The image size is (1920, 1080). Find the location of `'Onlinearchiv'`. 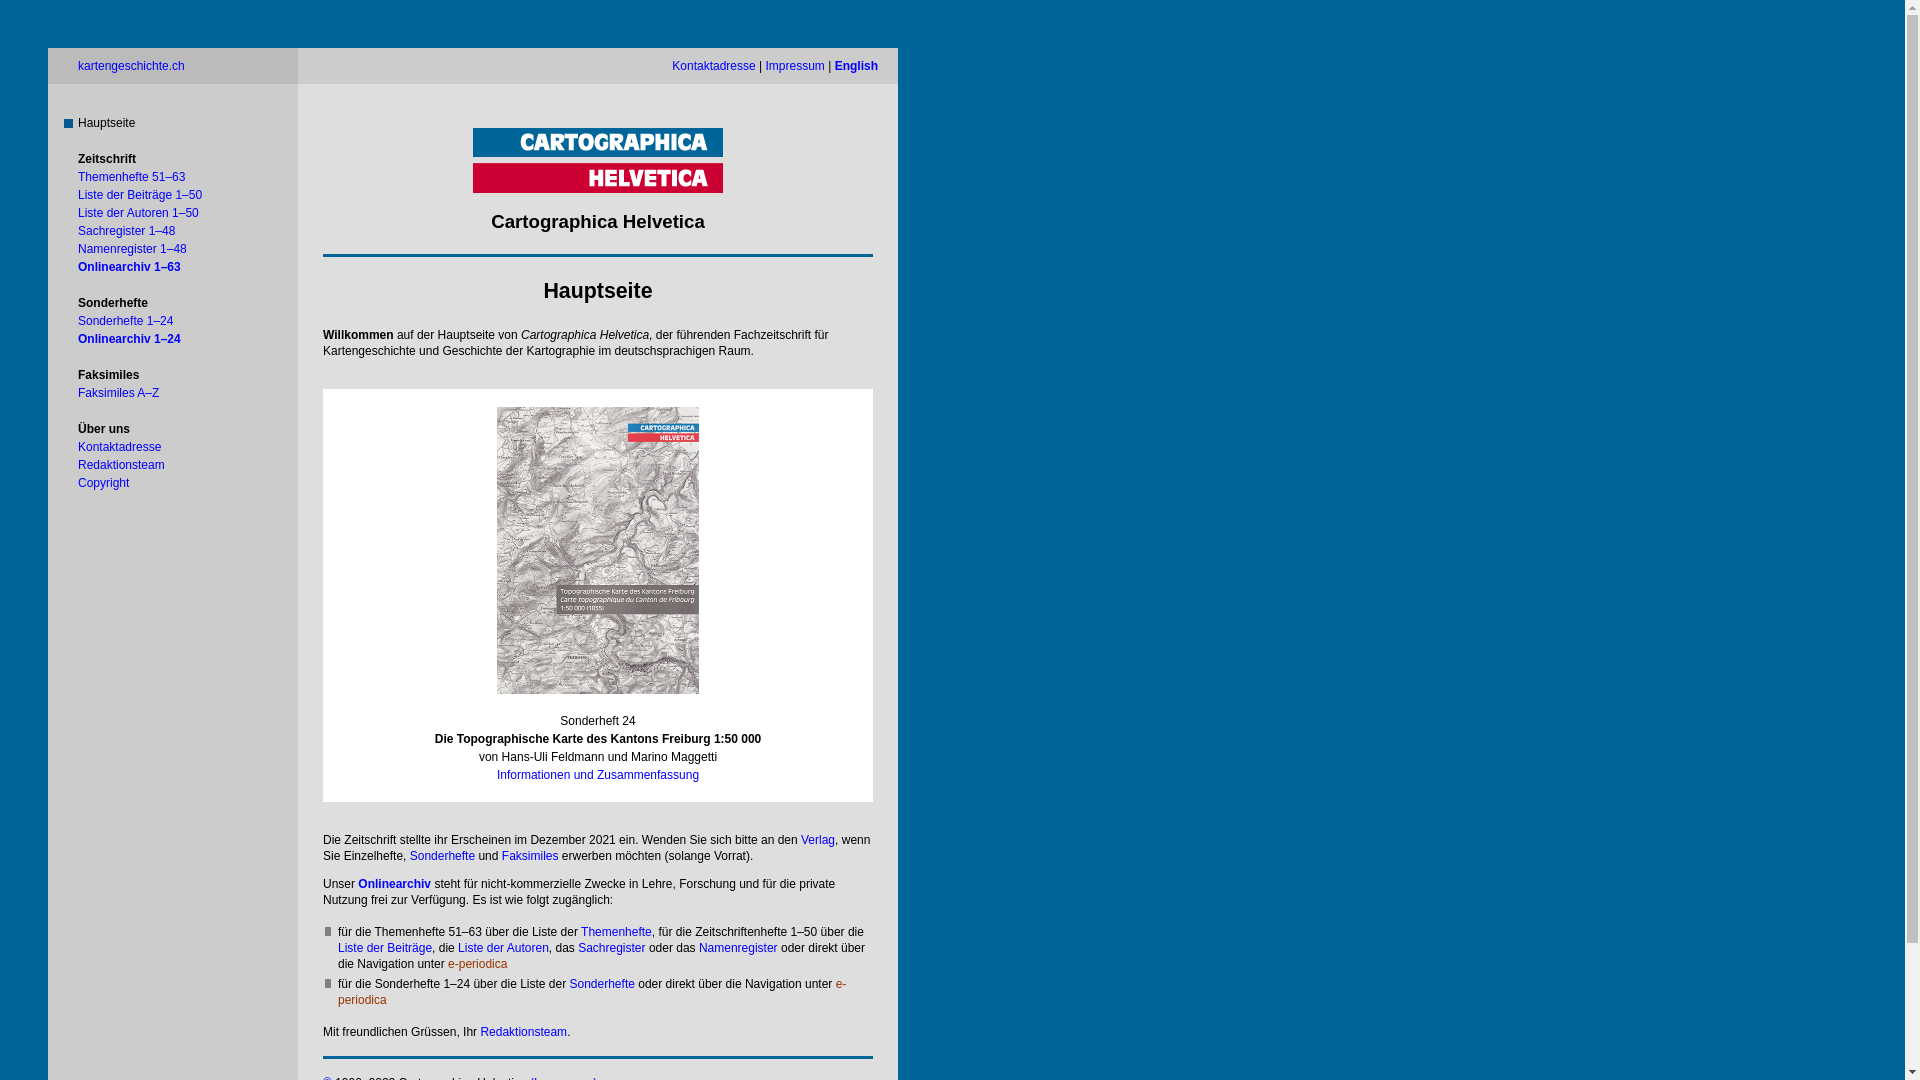

'Onlinearchiv' is located at coordinates (358, 882).